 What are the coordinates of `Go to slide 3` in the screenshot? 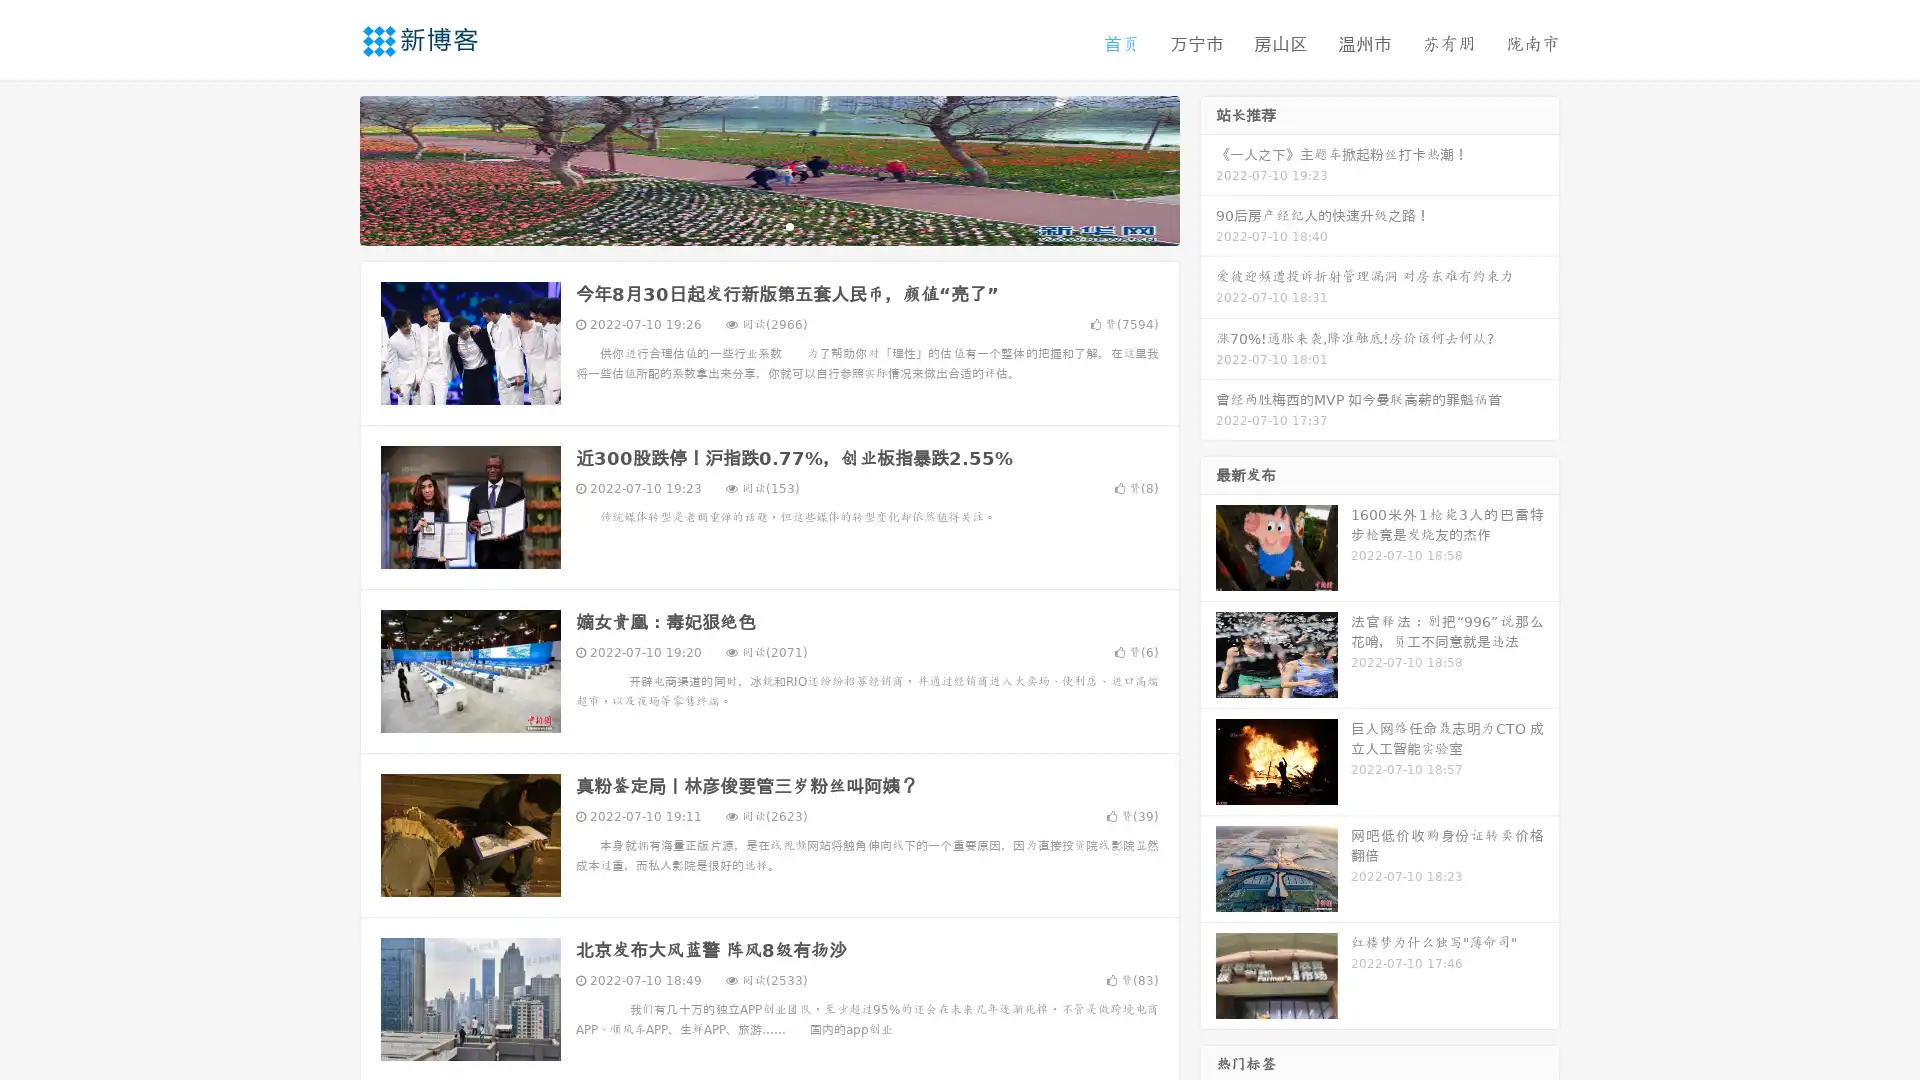 It's located at (789, 225).